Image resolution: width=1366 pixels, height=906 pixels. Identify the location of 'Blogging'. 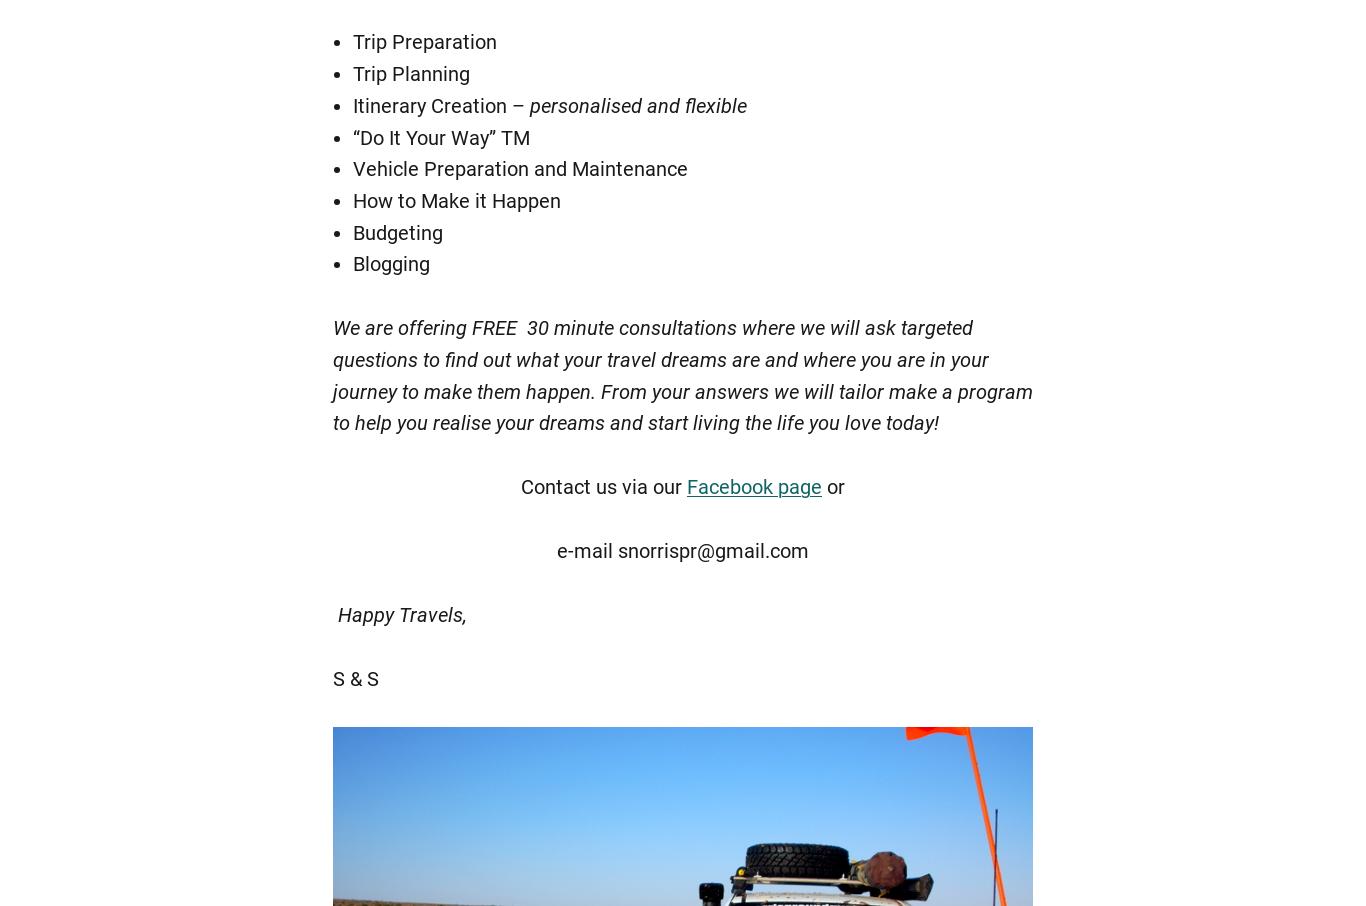
(390, 264).